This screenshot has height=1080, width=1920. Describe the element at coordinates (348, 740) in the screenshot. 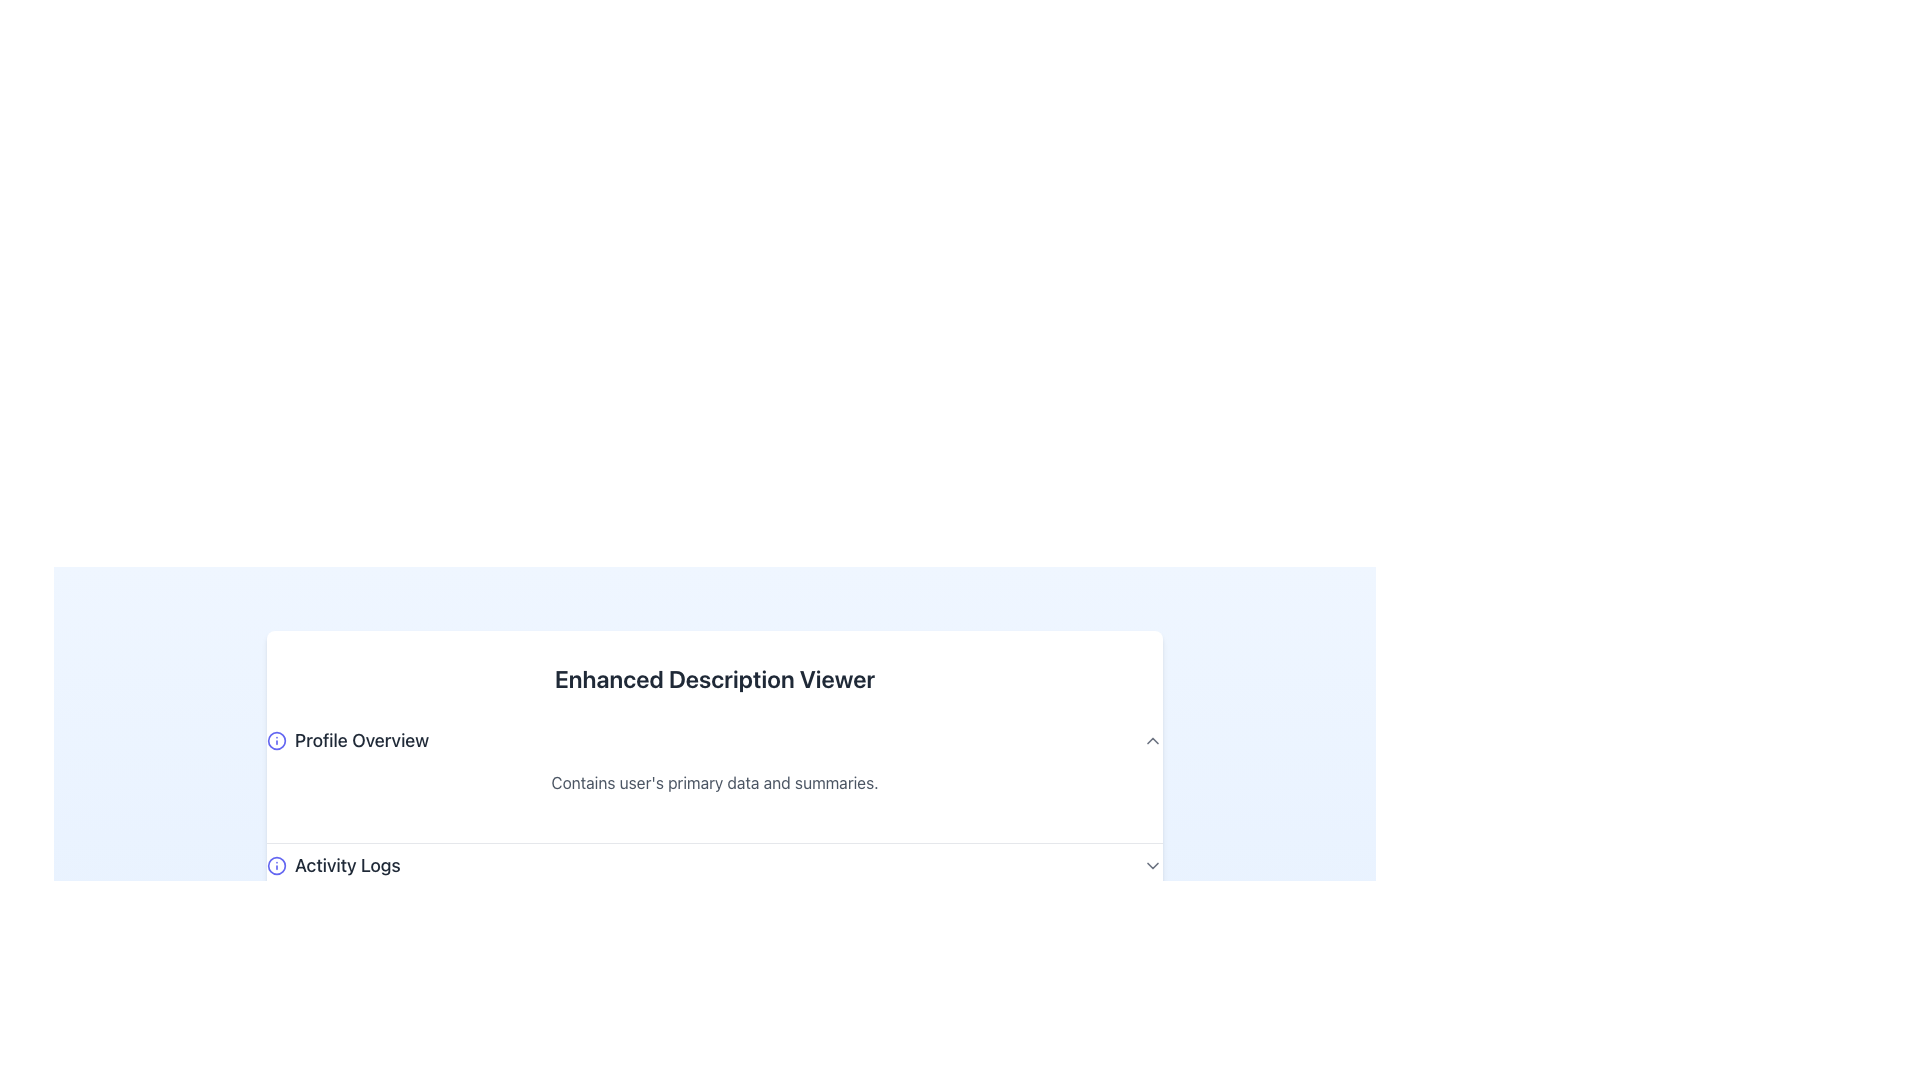

I see `the 'Profile Overview' text label` at that location.